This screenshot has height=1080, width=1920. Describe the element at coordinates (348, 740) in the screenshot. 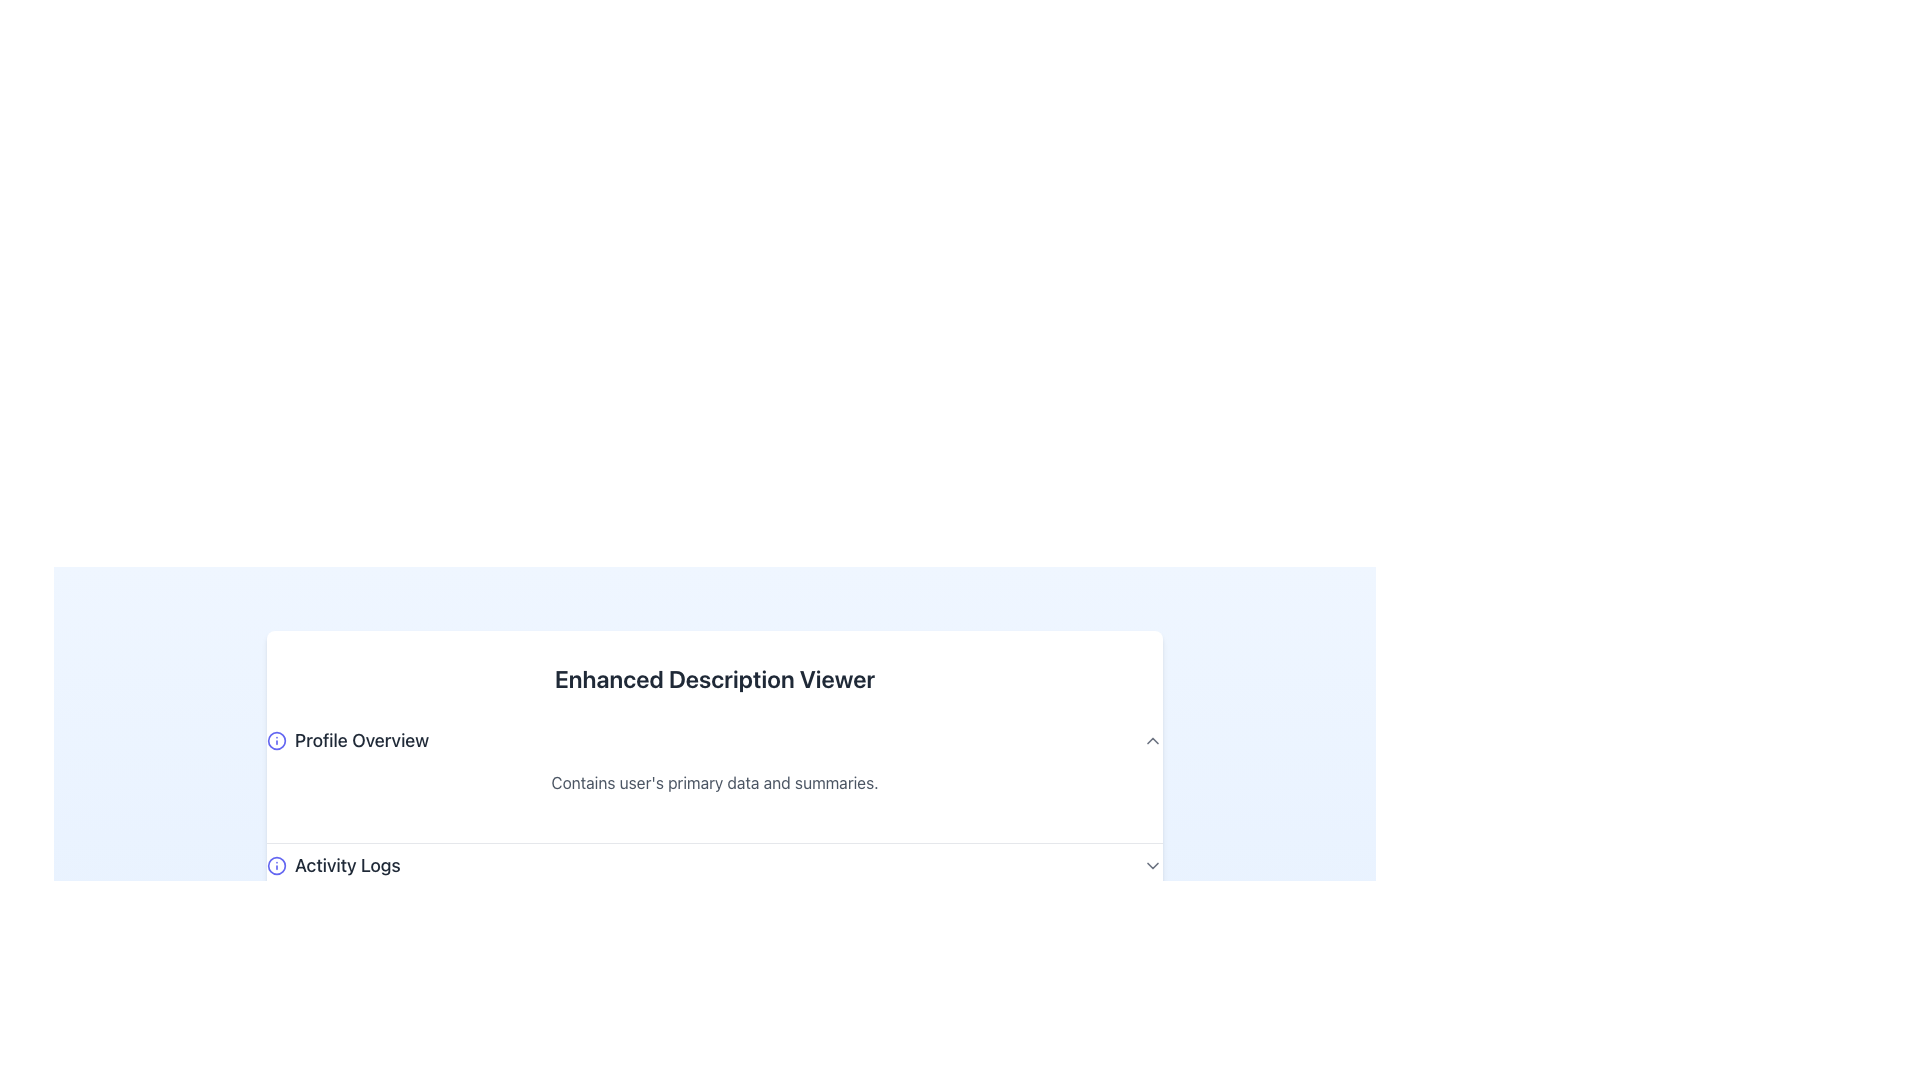

I see `the 'Profile Overview' text label` at that location.